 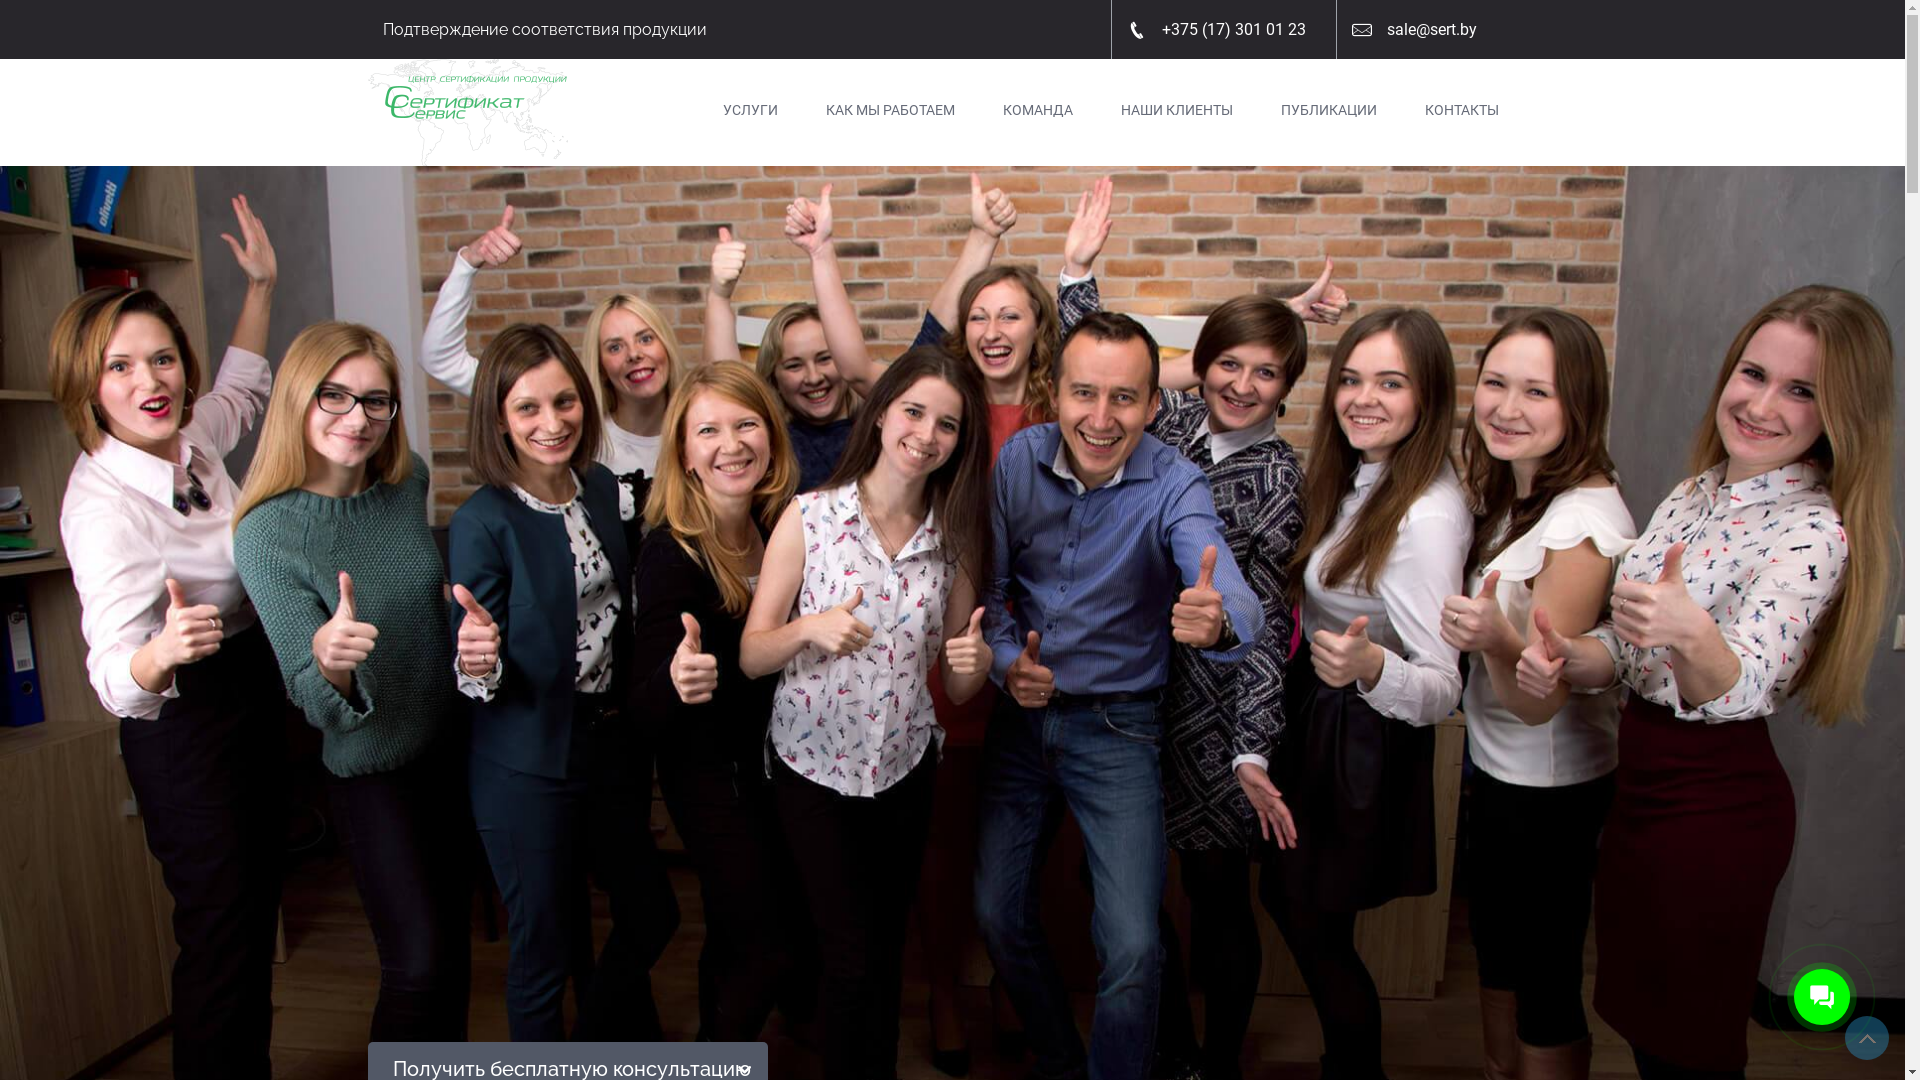 I want to click on 'sale@sert.by', so click(x=1430, y=29).